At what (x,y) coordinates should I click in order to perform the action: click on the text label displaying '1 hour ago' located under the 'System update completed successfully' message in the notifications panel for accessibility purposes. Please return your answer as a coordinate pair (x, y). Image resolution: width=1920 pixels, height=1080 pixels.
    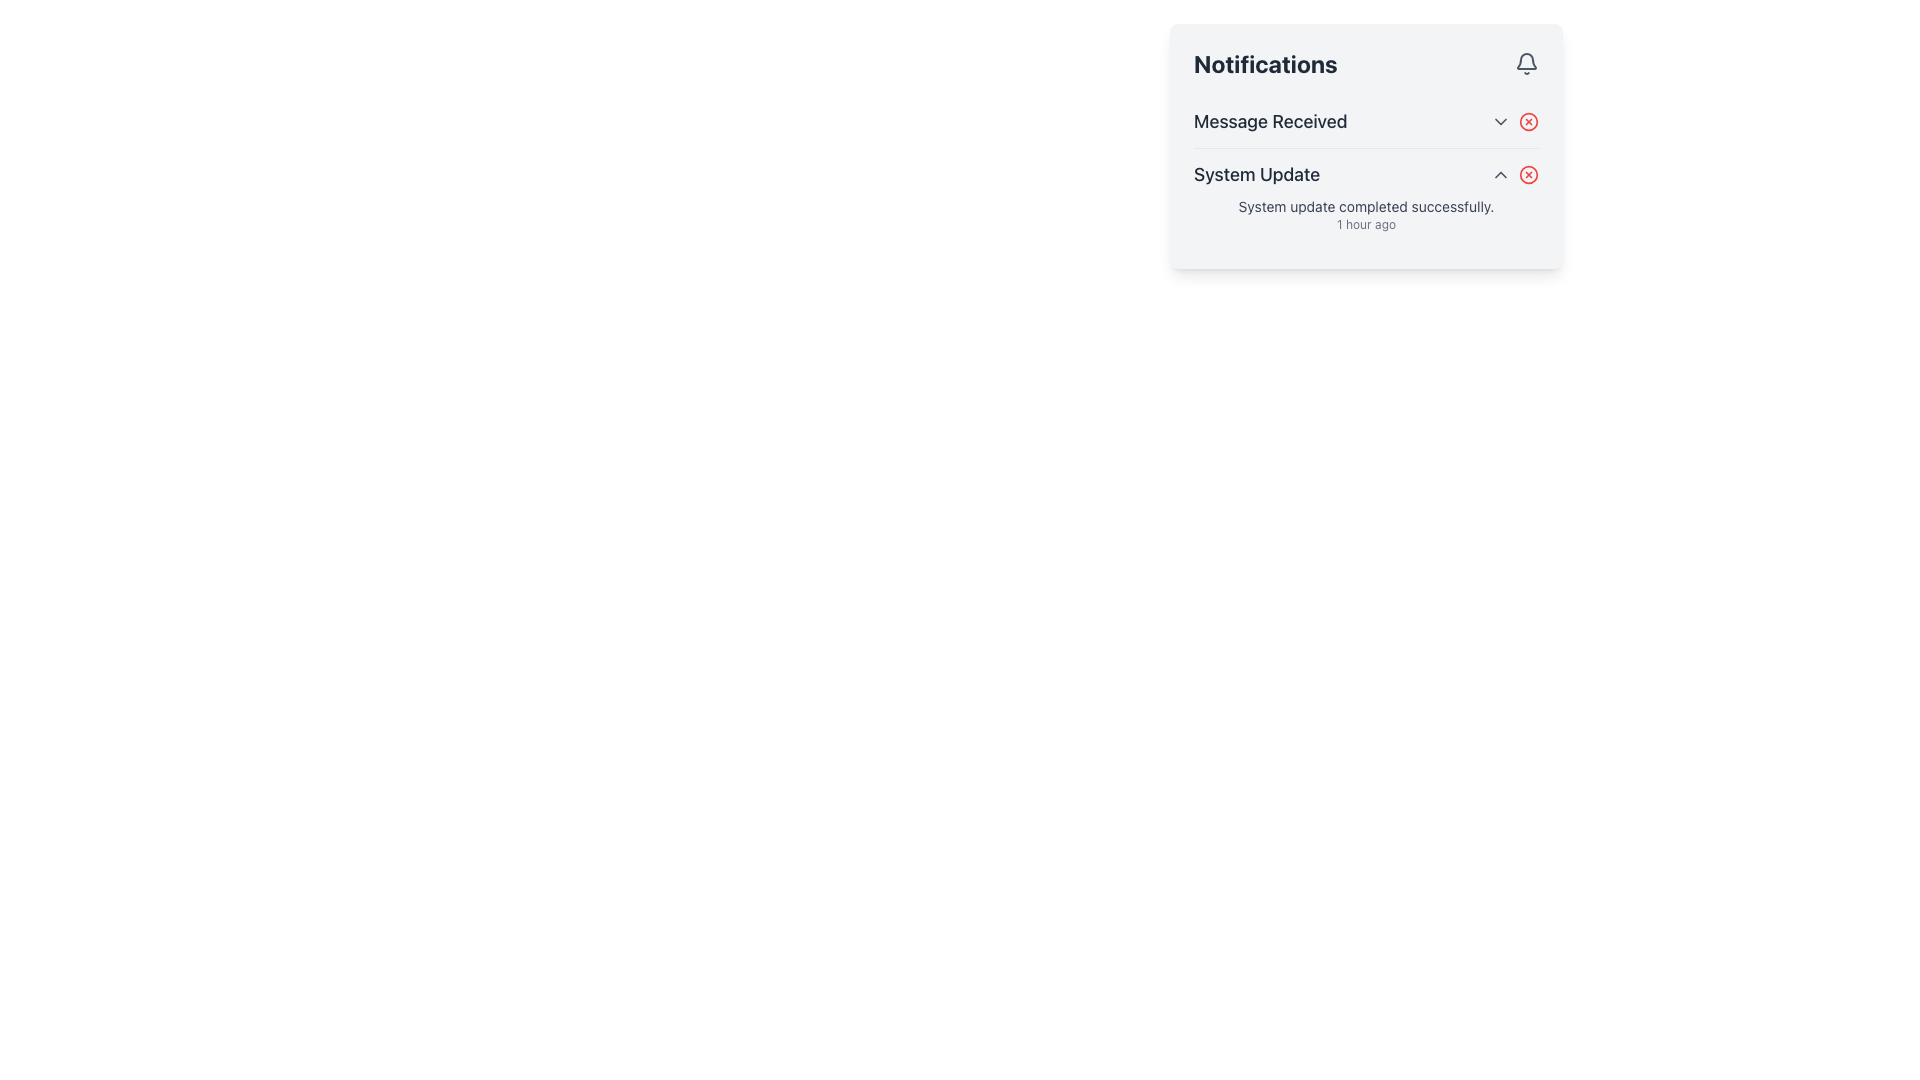
    Looking at the image, I should click on (1365, 224).